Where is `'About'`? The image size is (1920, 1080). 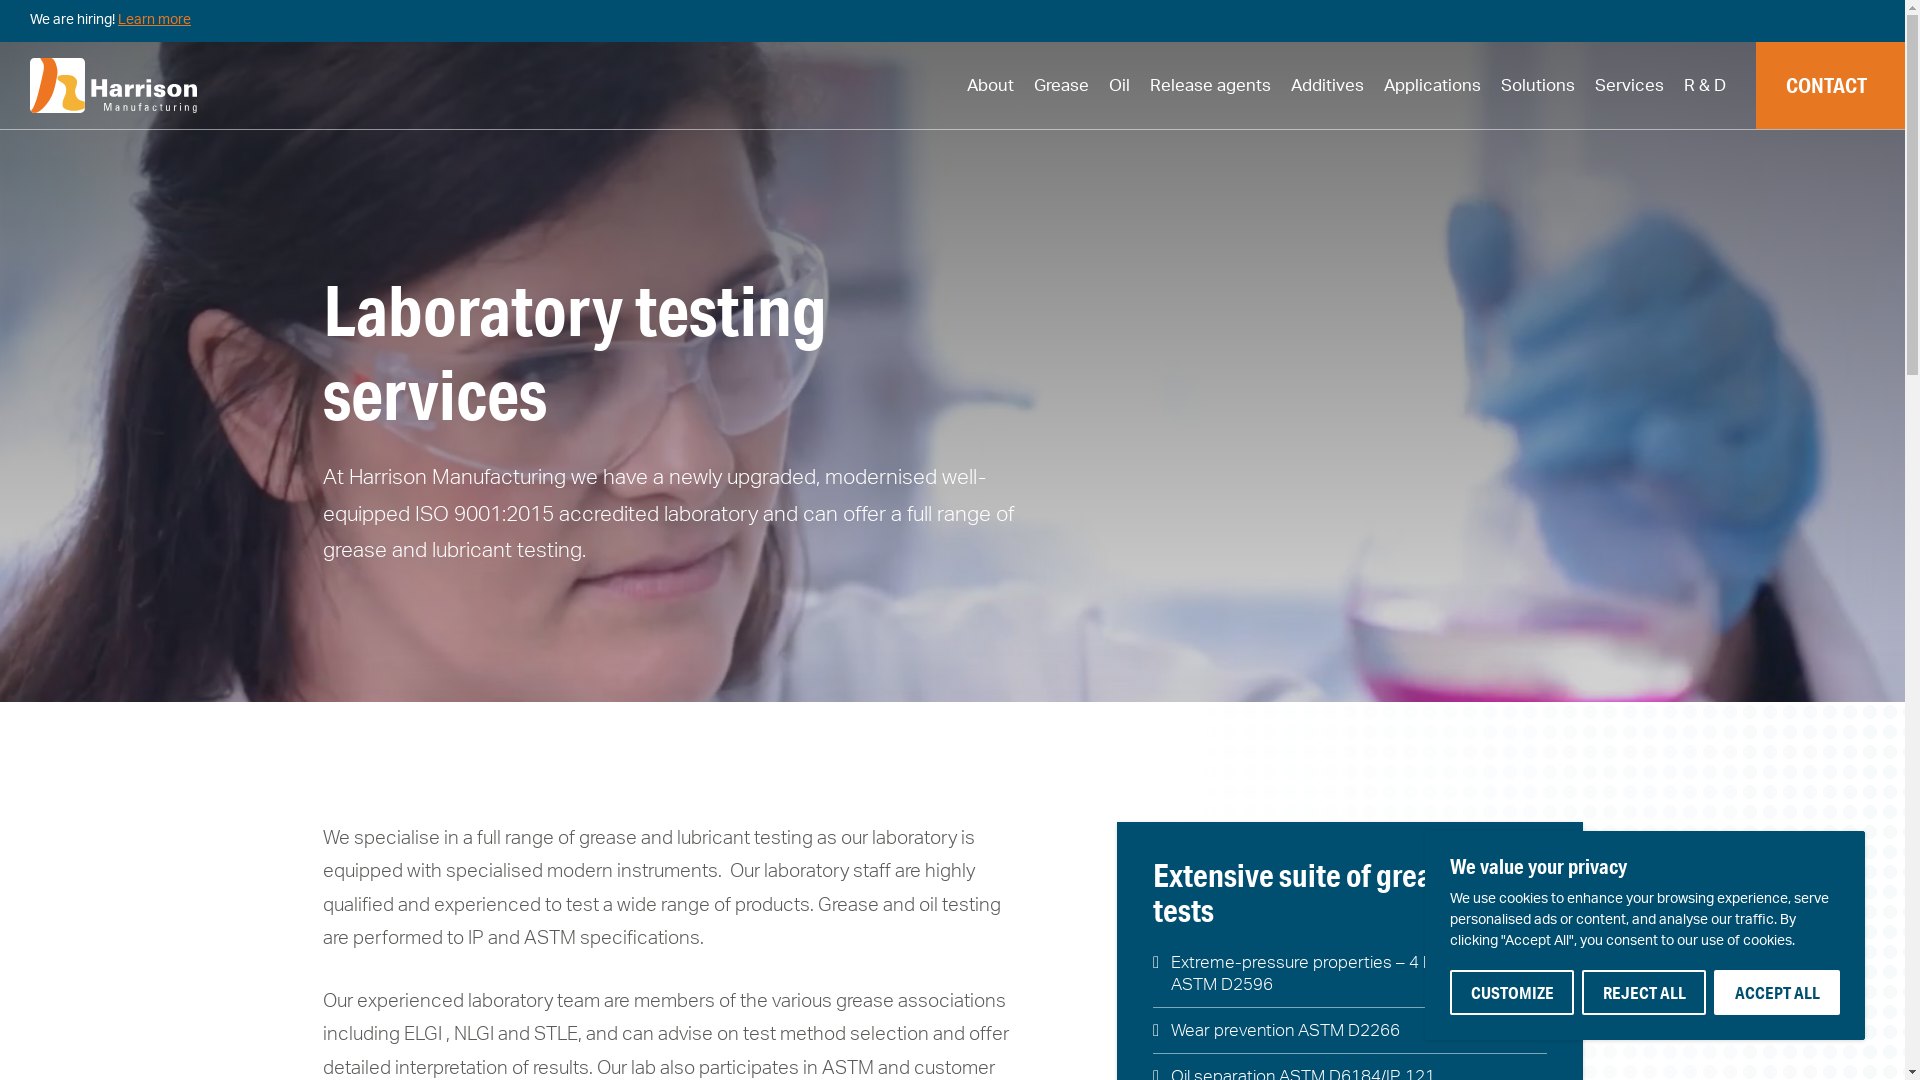 'About' is located at coordinates (990, 84).